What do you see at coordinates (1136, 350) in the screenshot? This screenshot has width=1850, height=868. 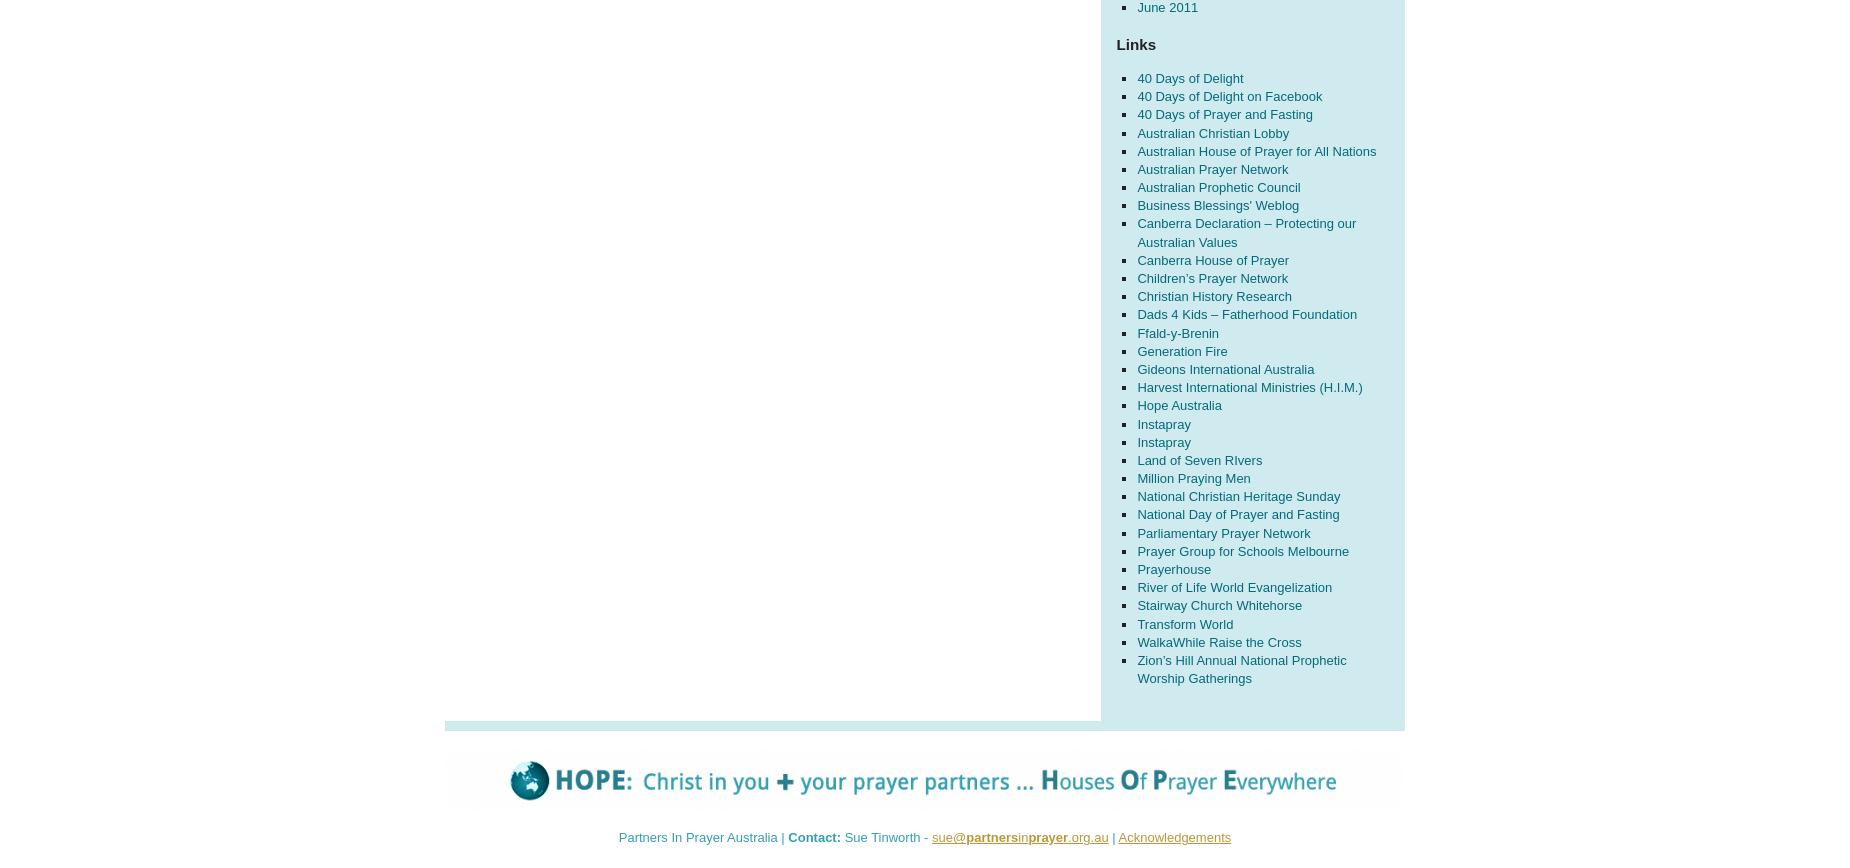 I see `'Generation Fire'` at bounding box center [1136, 350].